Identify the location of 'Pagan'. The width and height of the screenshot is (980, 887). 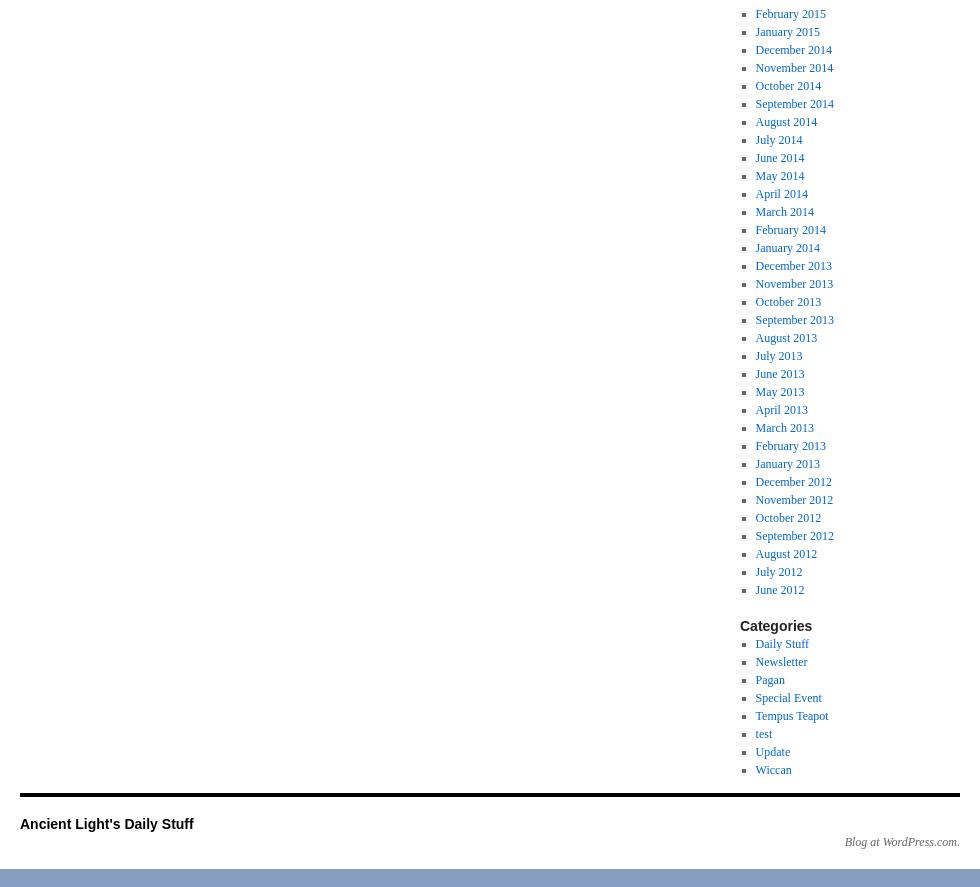
(769, 678).